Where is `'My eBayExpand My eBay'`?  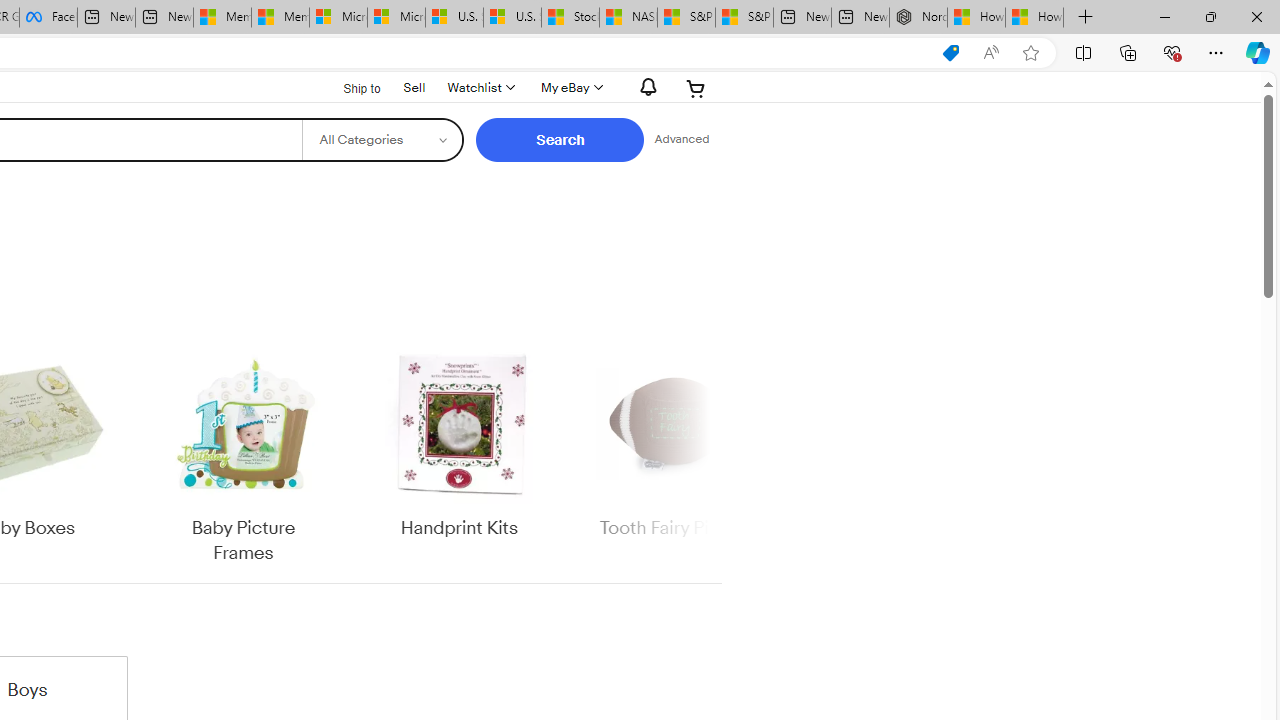
'My eBayExpand My eBay' is located at coordinates (569, 87).